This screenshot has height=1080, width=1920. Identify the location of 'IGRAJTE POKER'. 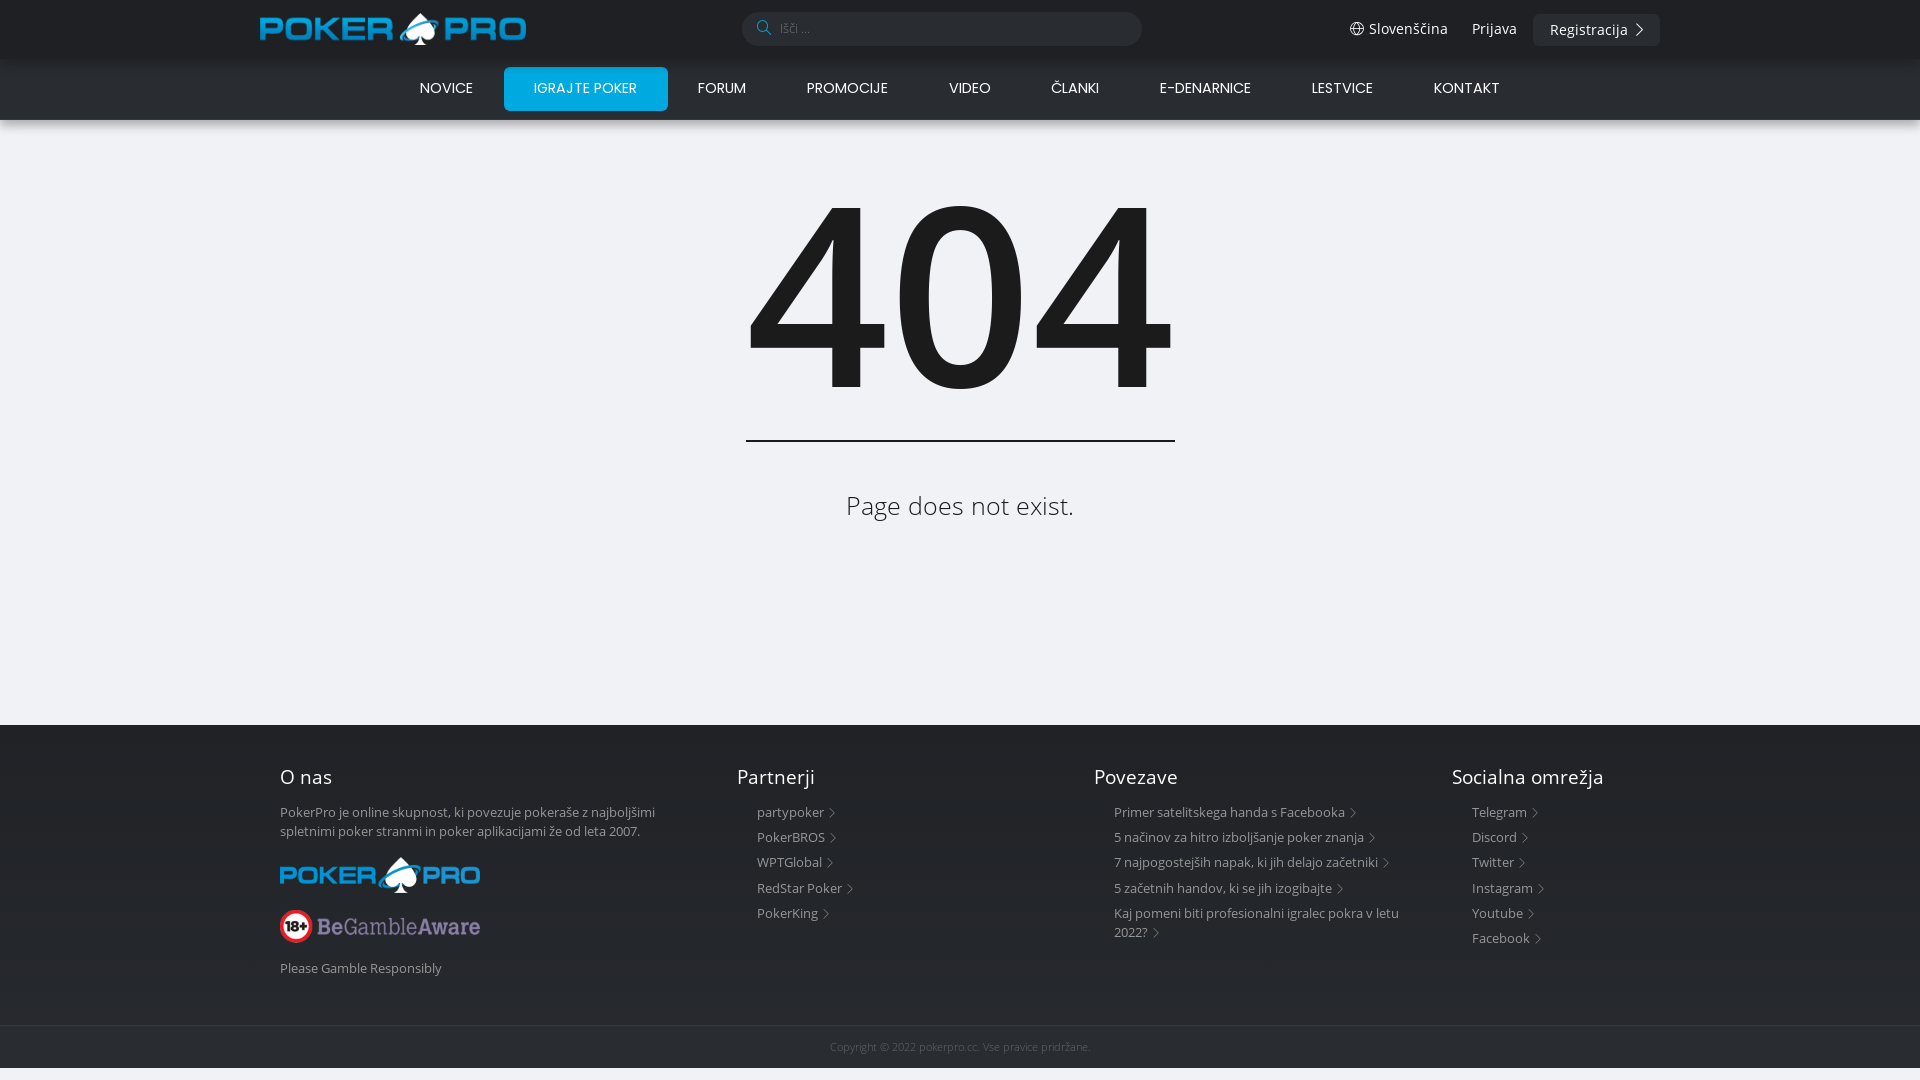
(504, 87).